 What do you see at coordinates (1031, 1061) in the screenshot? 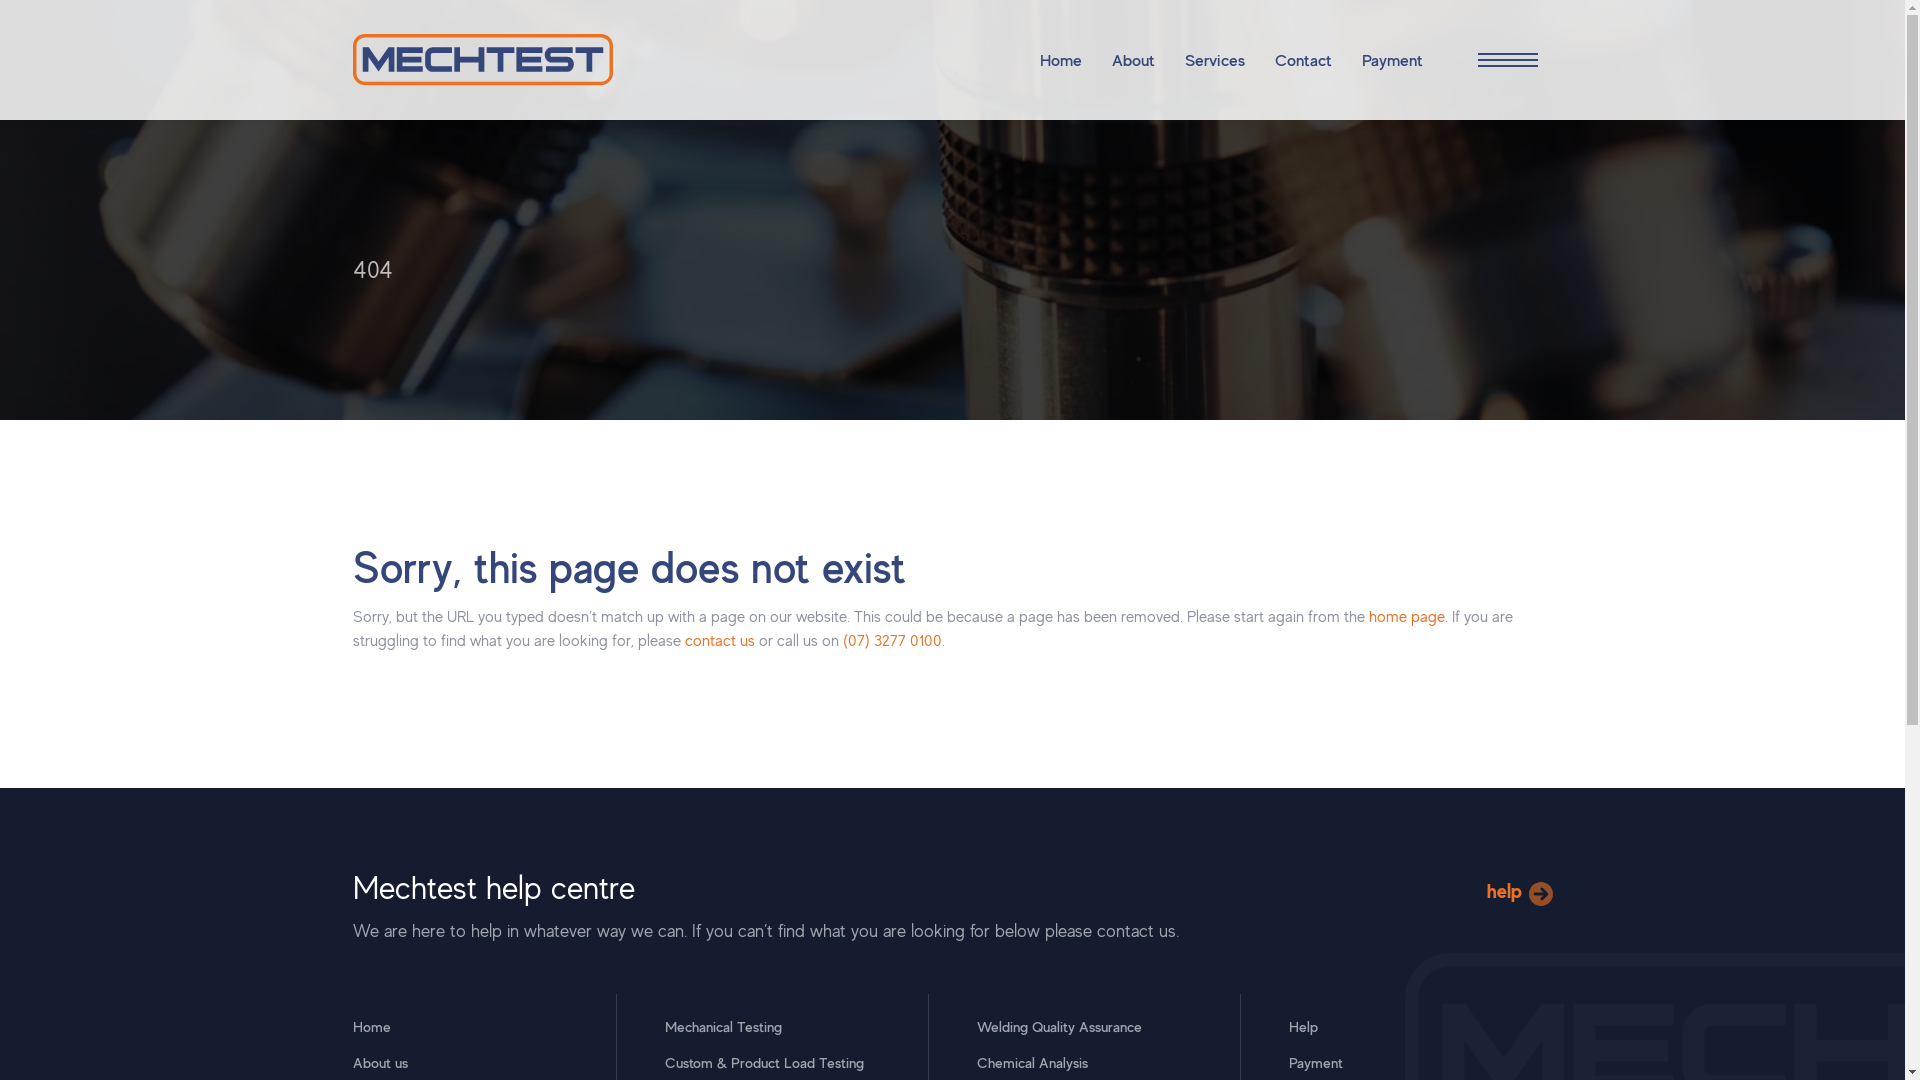
I see `'Chemical Analysis'` at bounding box center [1031, 1061].